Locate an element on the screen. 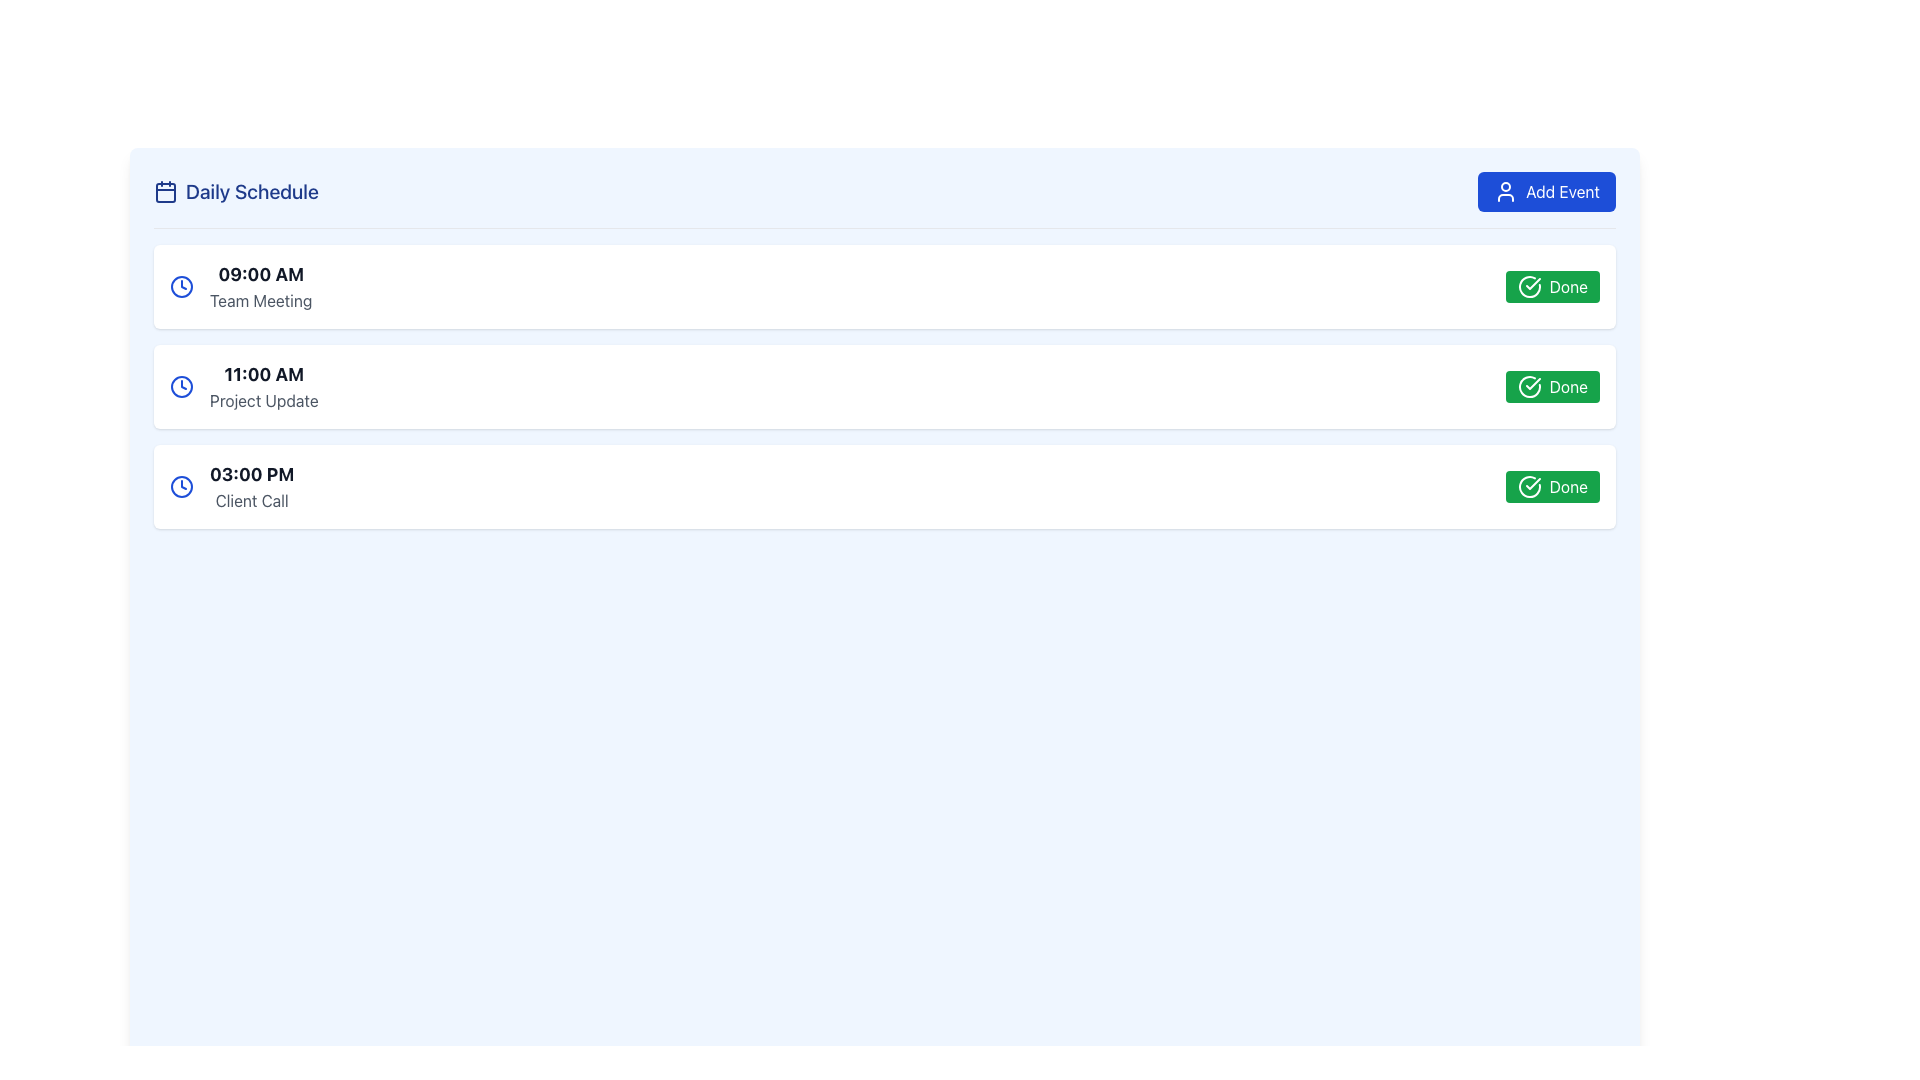  the text label indicating the scheduled event '09:00 AM Team Meeting' located under 'Daily Schedule' is located at coordinates (260, 286).